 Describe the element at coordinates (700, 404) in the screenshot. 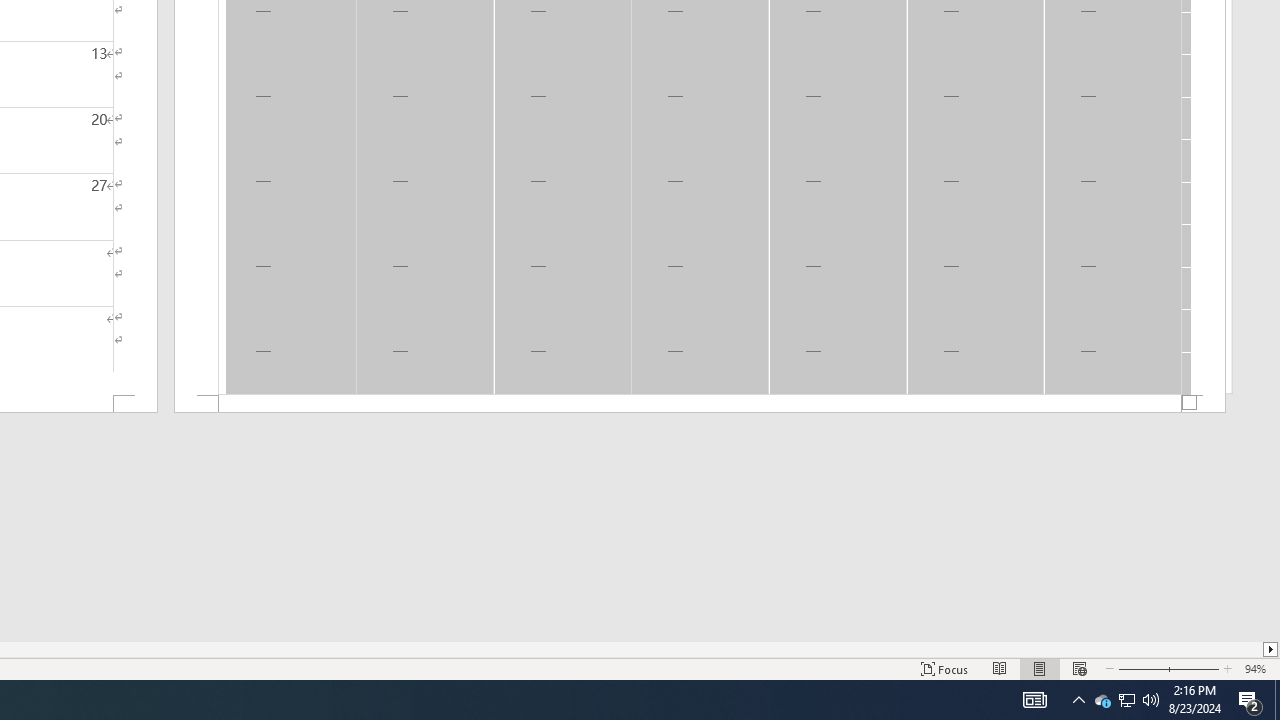

I see `'Footer -Section 1-'` at that location.